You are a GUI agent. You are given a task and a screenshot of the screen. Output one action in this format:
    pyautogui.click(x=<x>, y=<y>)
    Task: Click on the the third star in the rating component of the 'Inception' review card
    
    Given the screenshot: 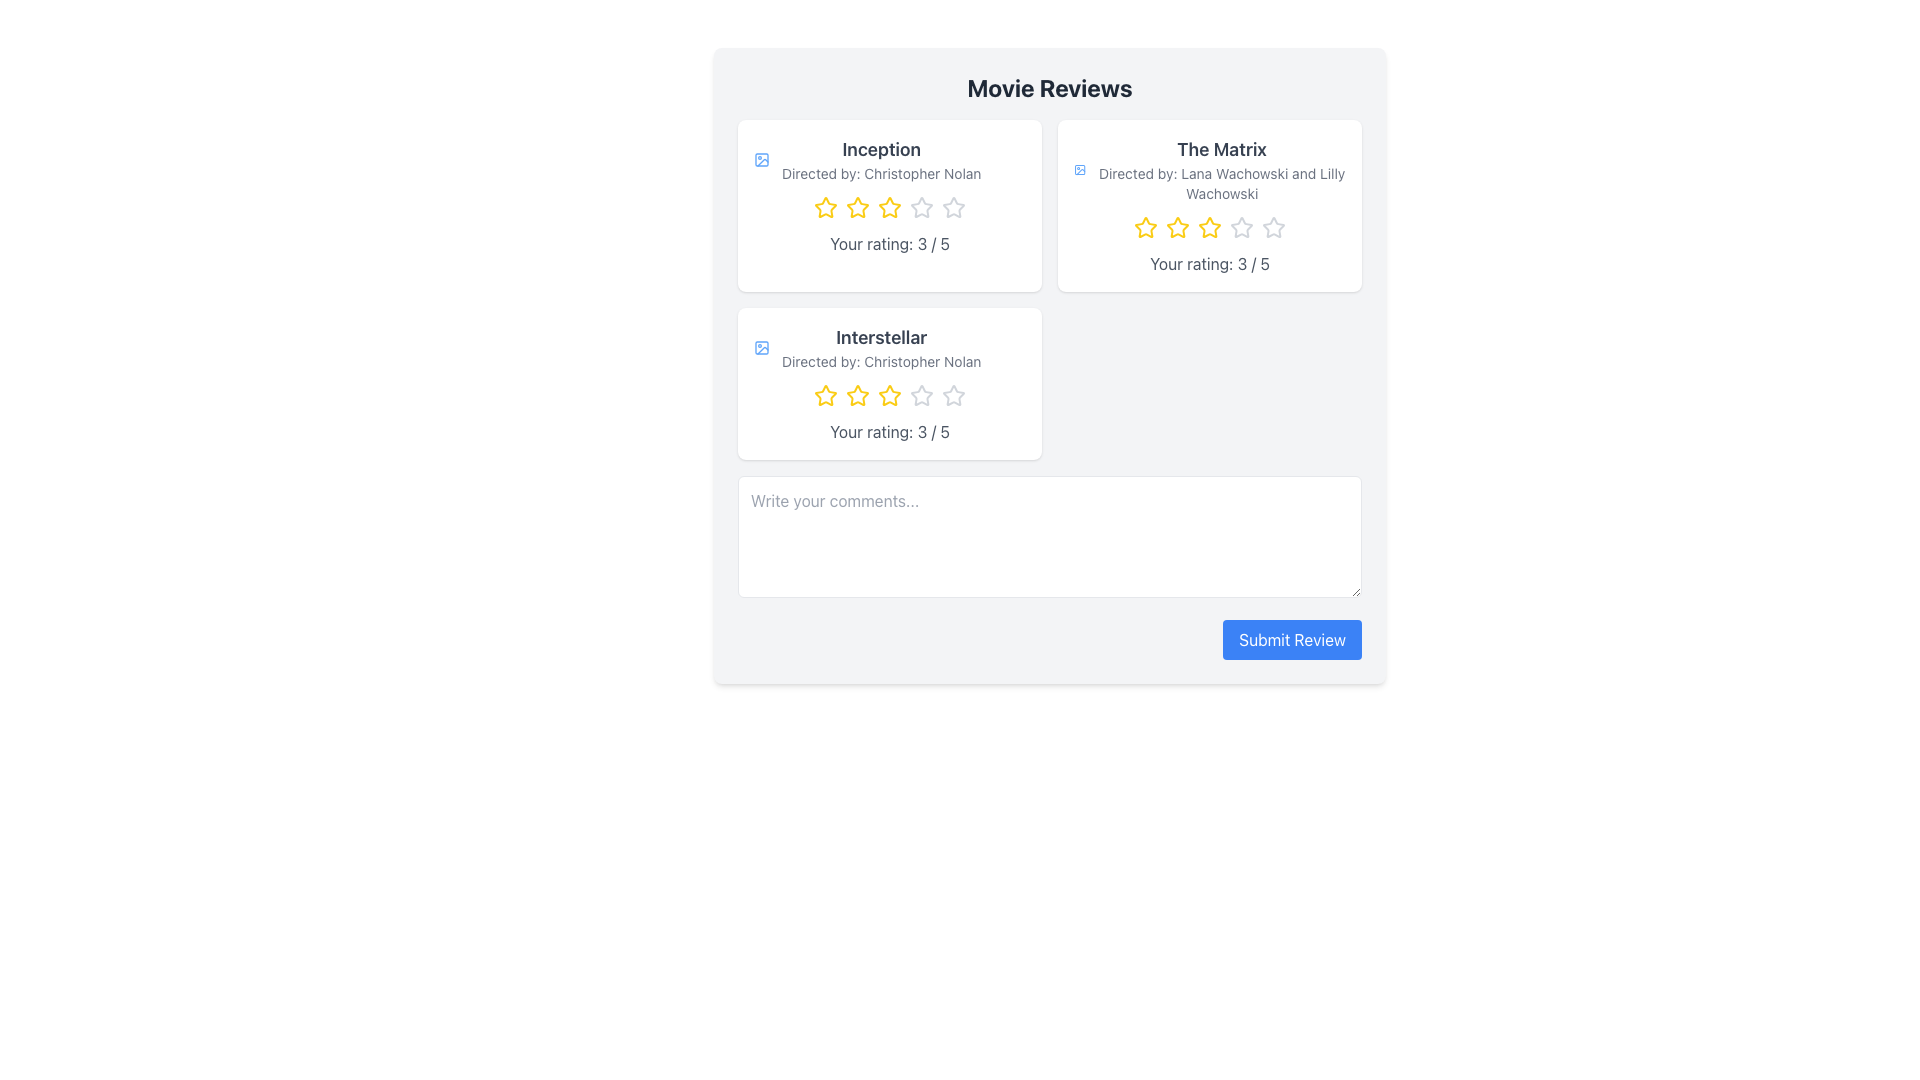 What is the action you would take?
    pyautogui.click(x=888, y=207)
    